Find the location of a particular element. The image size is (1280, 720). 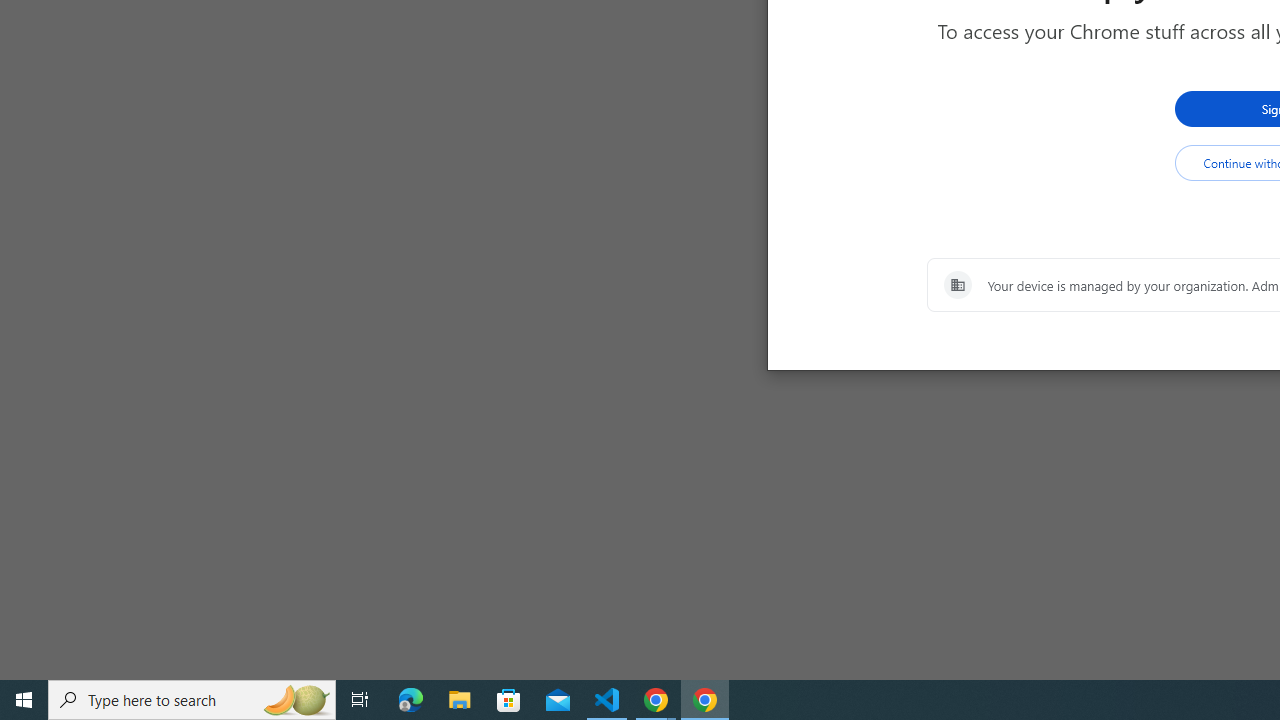

'Type here to search' is located at coordinates (192, 698).